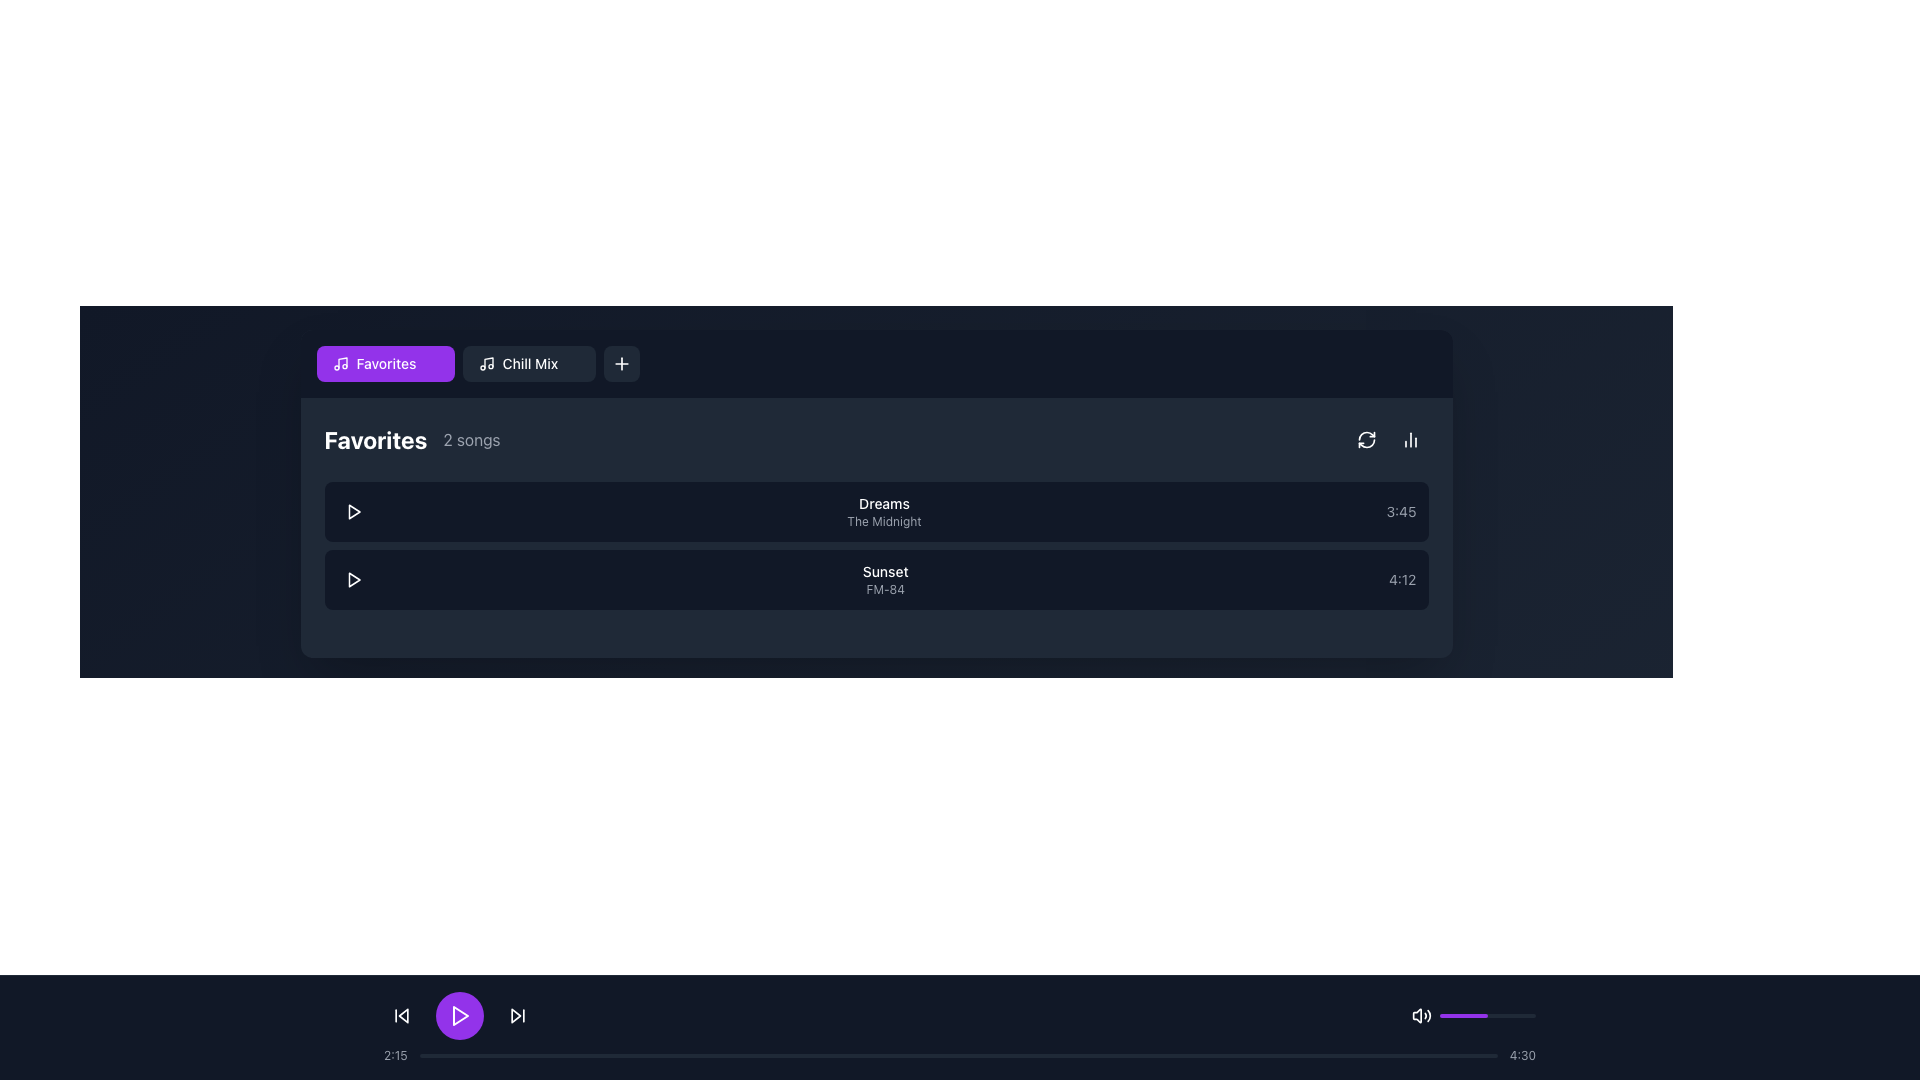 The width and height of the screenshot is (1920, 1080). What do you see at coordinates (1409, 438) in the screenshot?
I see `the bar-chart icon button located in the top-right corner of the playlist display area` at bounding box center [1409, 438].